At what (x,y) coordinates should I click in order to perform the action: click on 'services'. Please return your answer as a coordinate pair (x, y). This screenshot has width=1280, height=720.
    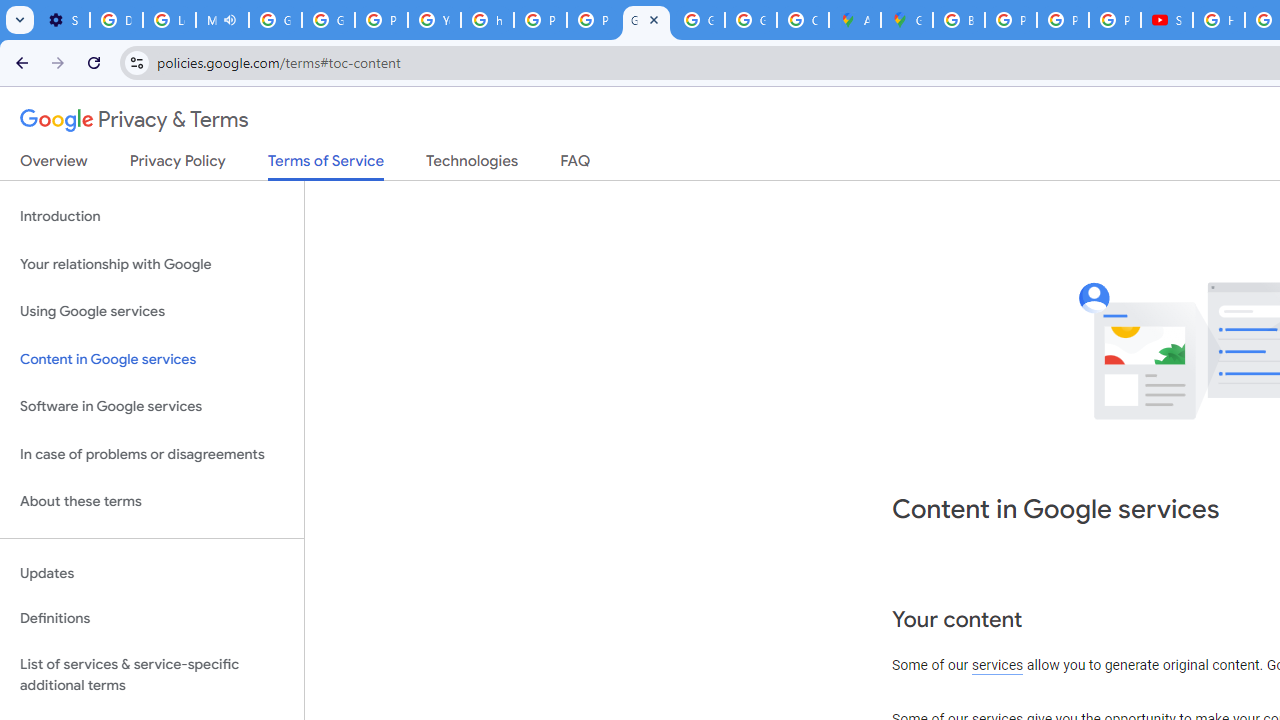
    Looking at the image, I should click on (997, 666).